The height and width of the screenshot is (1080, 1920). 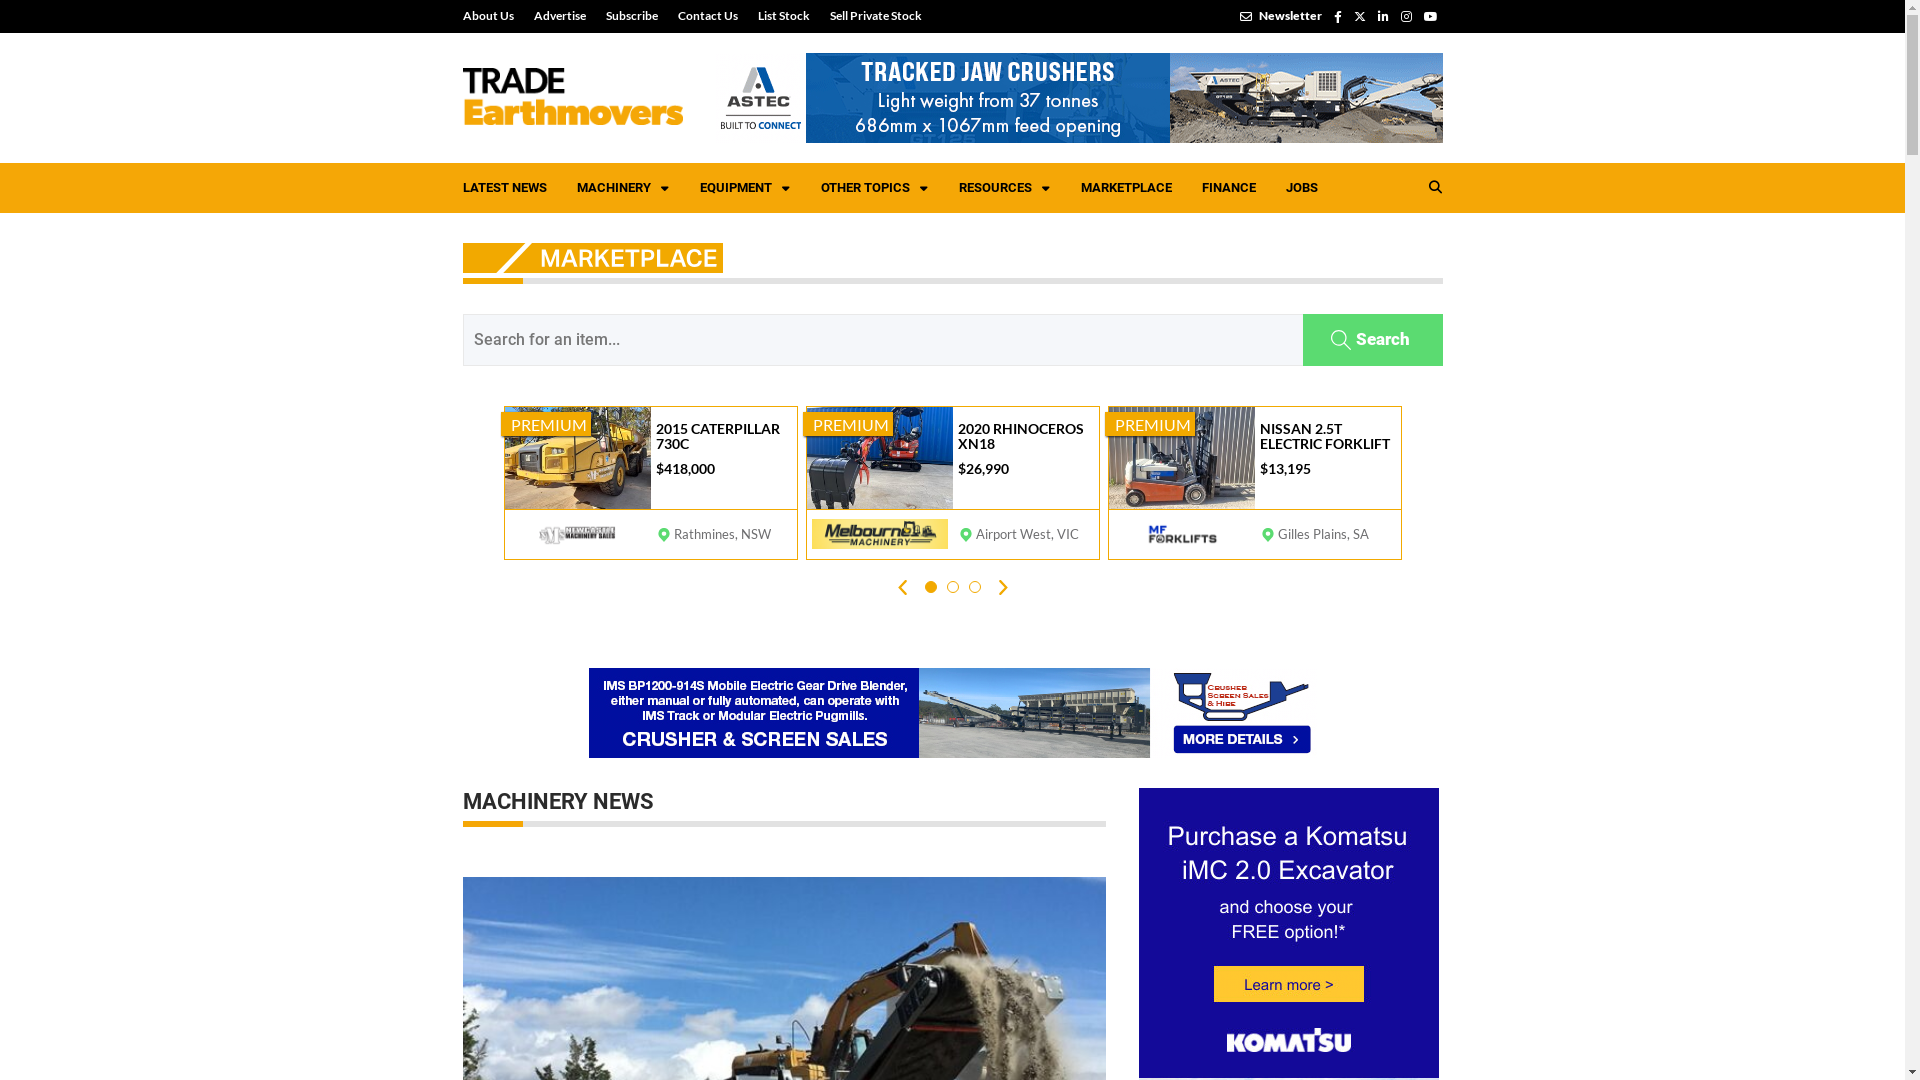 I want to click on '3rd party ad content', so click(x=1077, y=97).